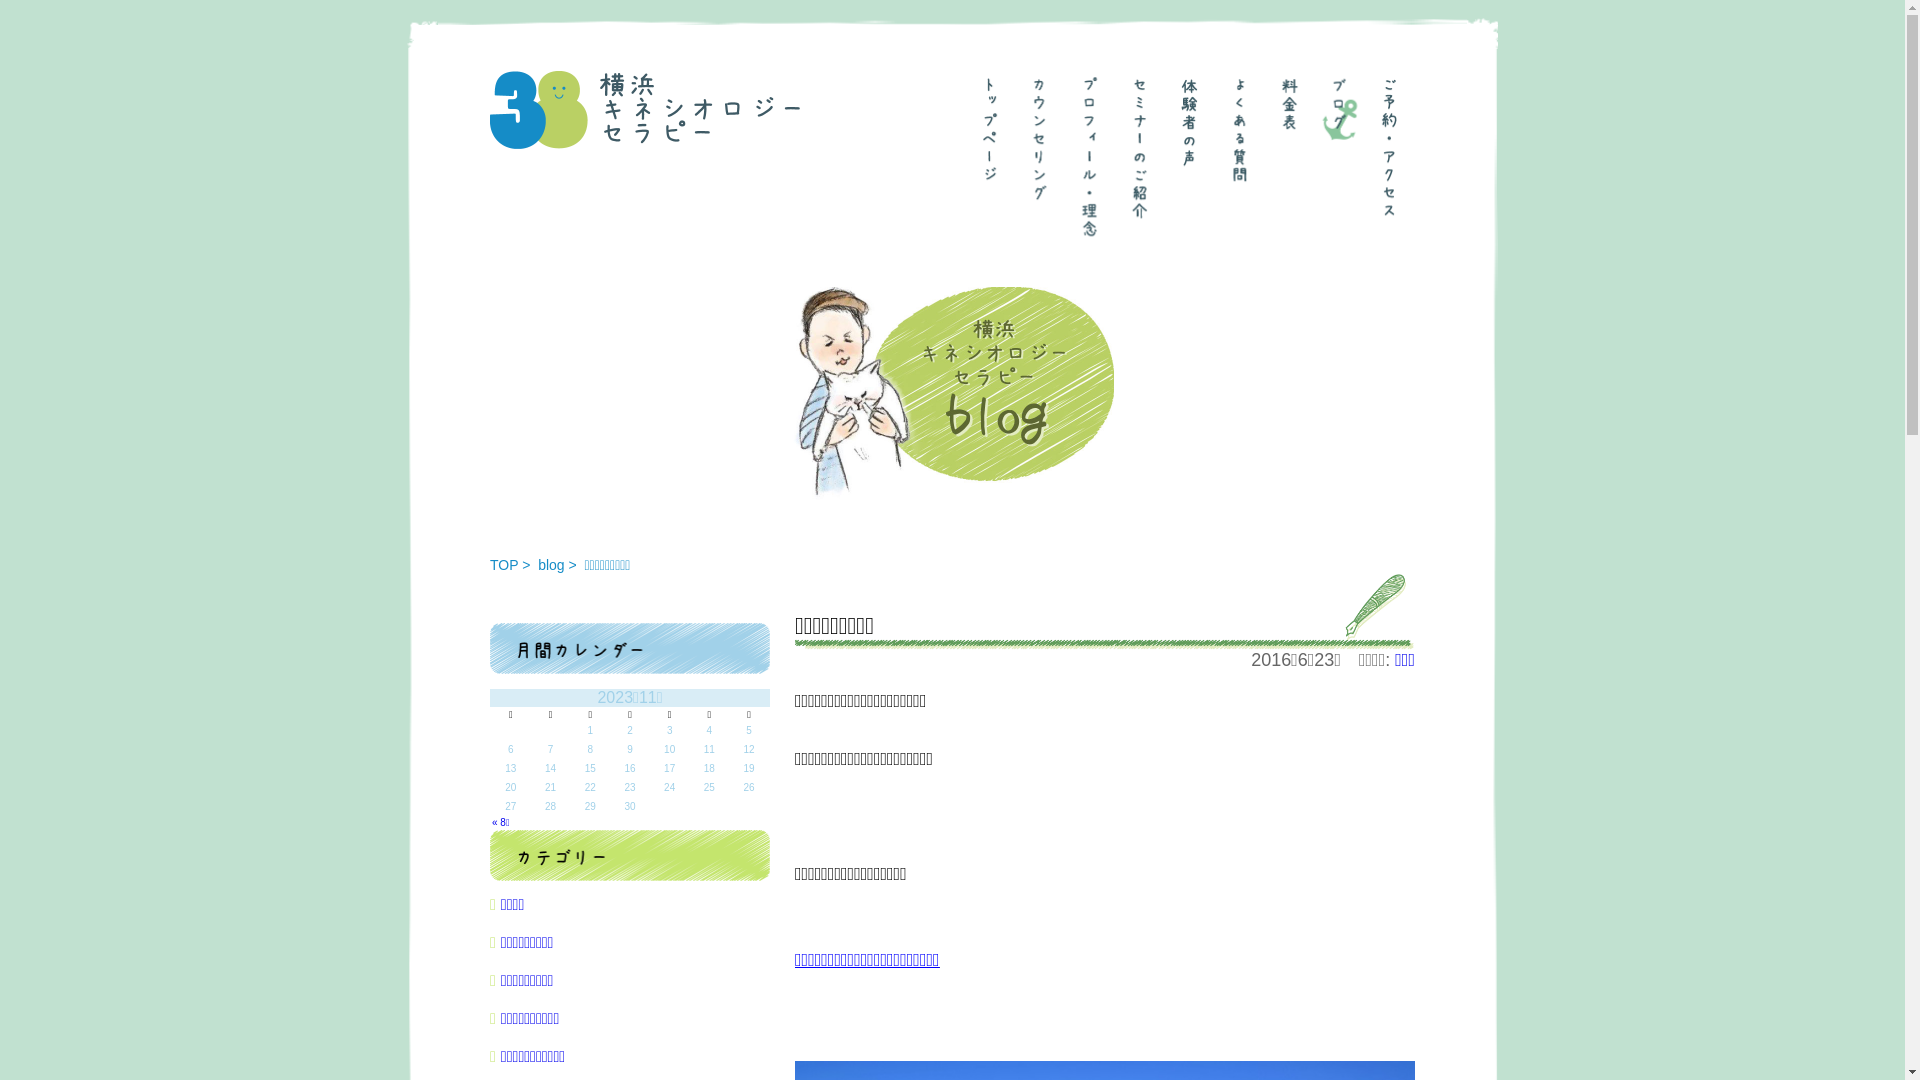 The width and height of the screenshot is (1920, 1080). I want to click on 'blog', so click(551, 564).